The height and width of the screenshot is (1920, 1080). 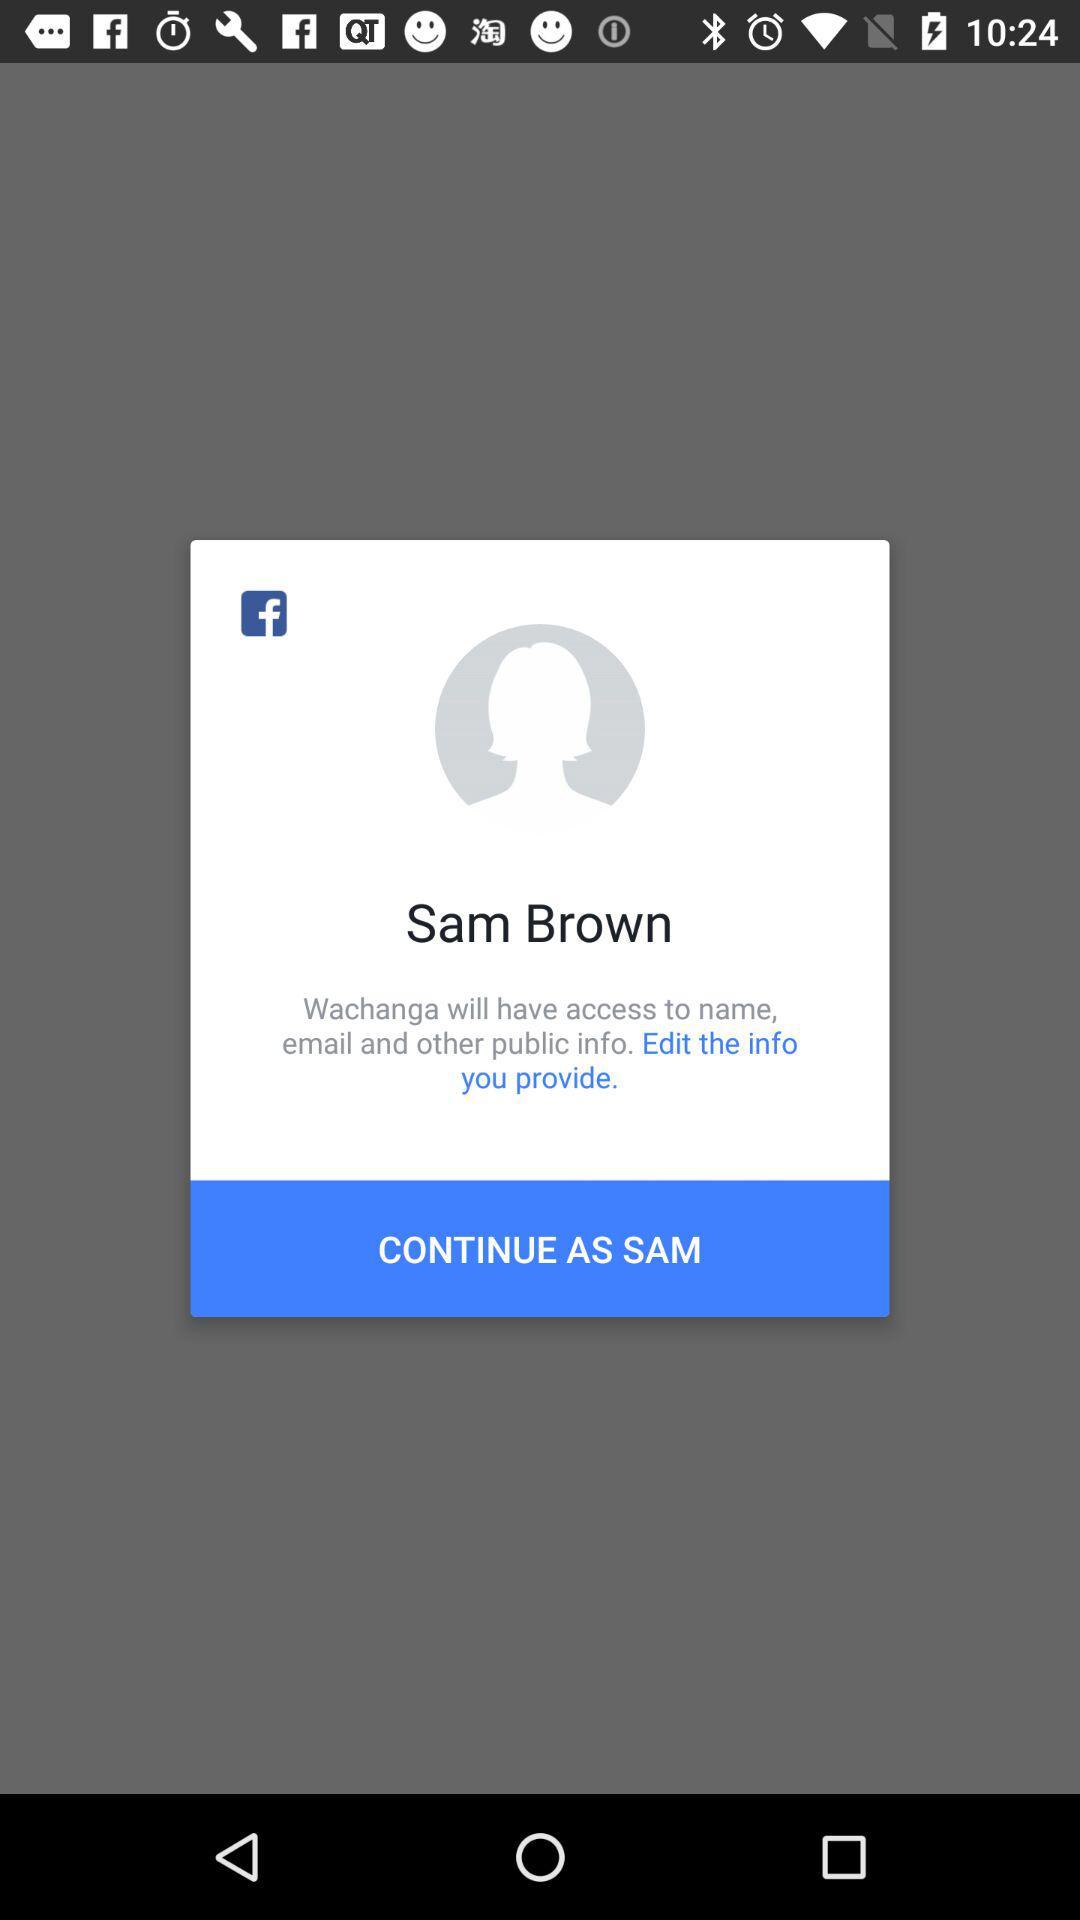 What do you see at coordinates (540, 1247) in the screenshot?
I see `the icon below wachanga will have item` at bounding box center [540, 1247].